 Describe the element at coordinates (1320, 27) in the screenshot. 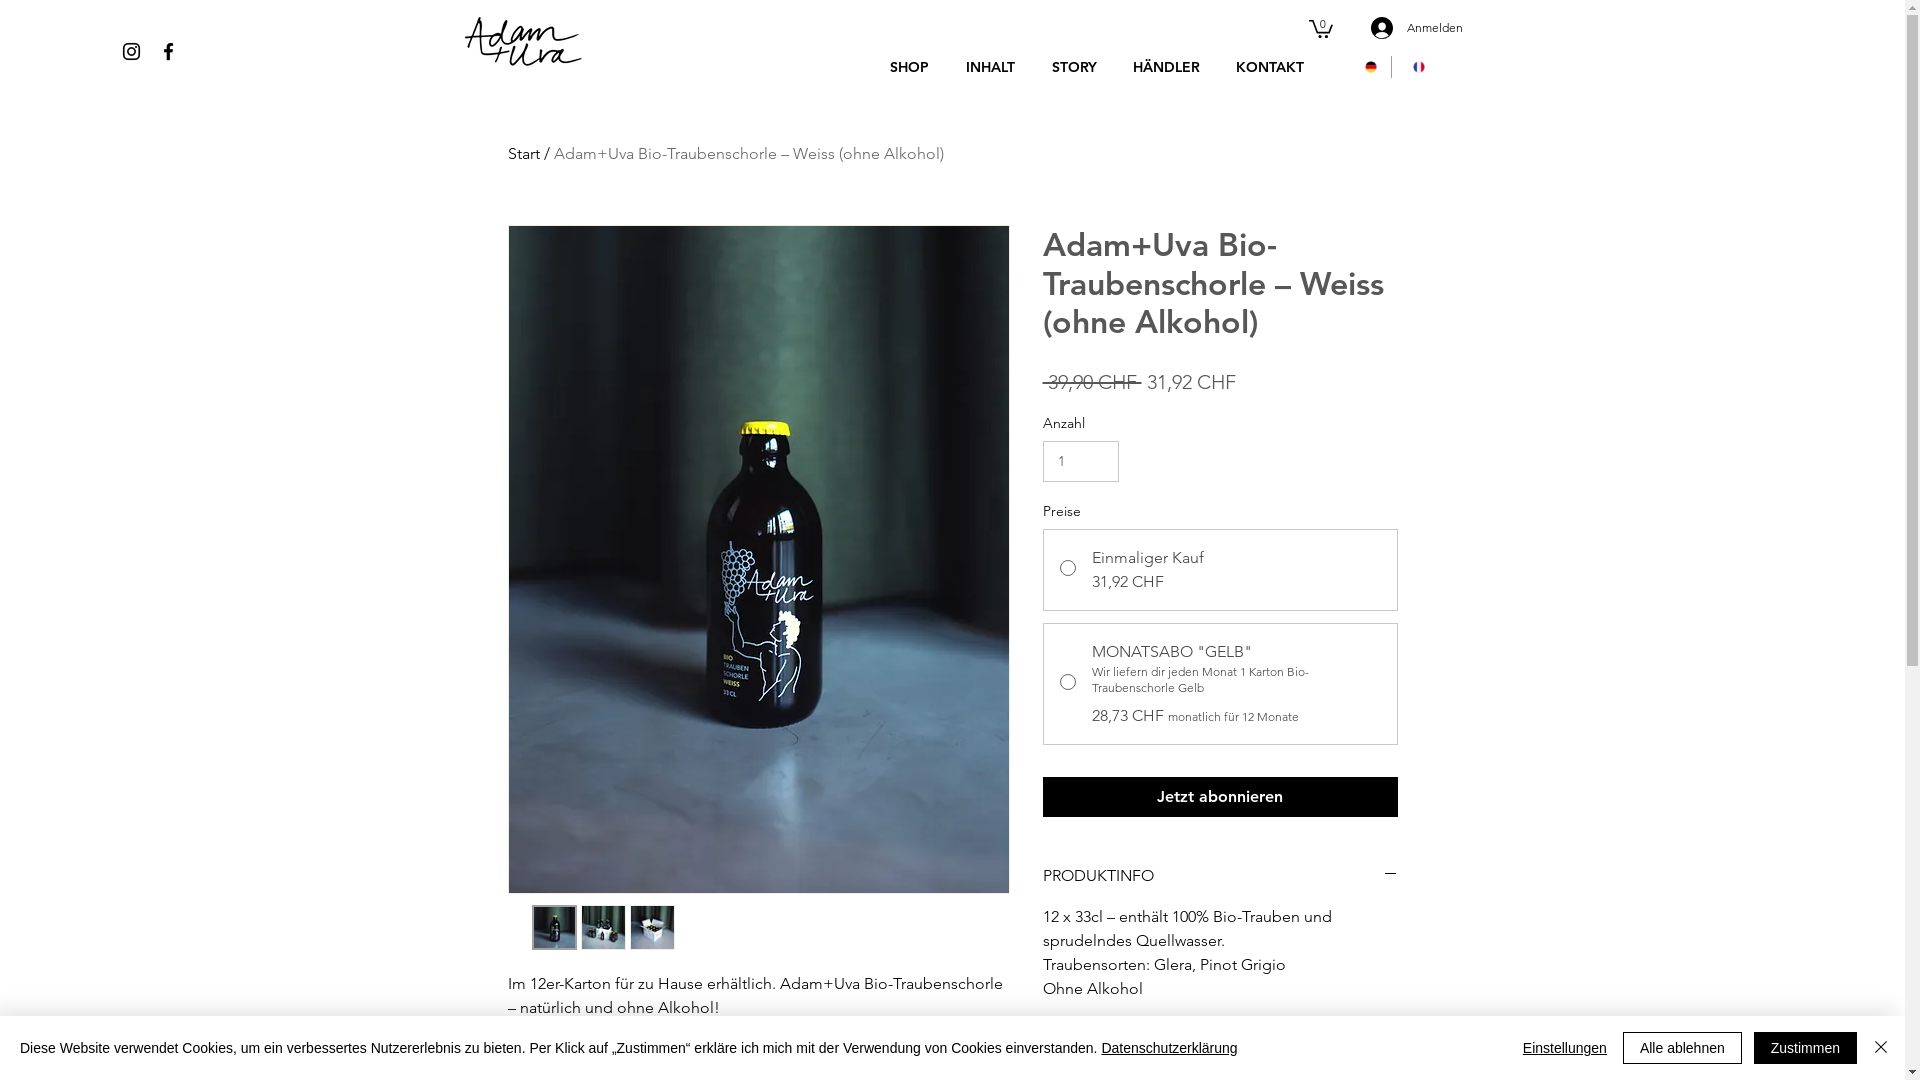

I see `'0'` at that location.